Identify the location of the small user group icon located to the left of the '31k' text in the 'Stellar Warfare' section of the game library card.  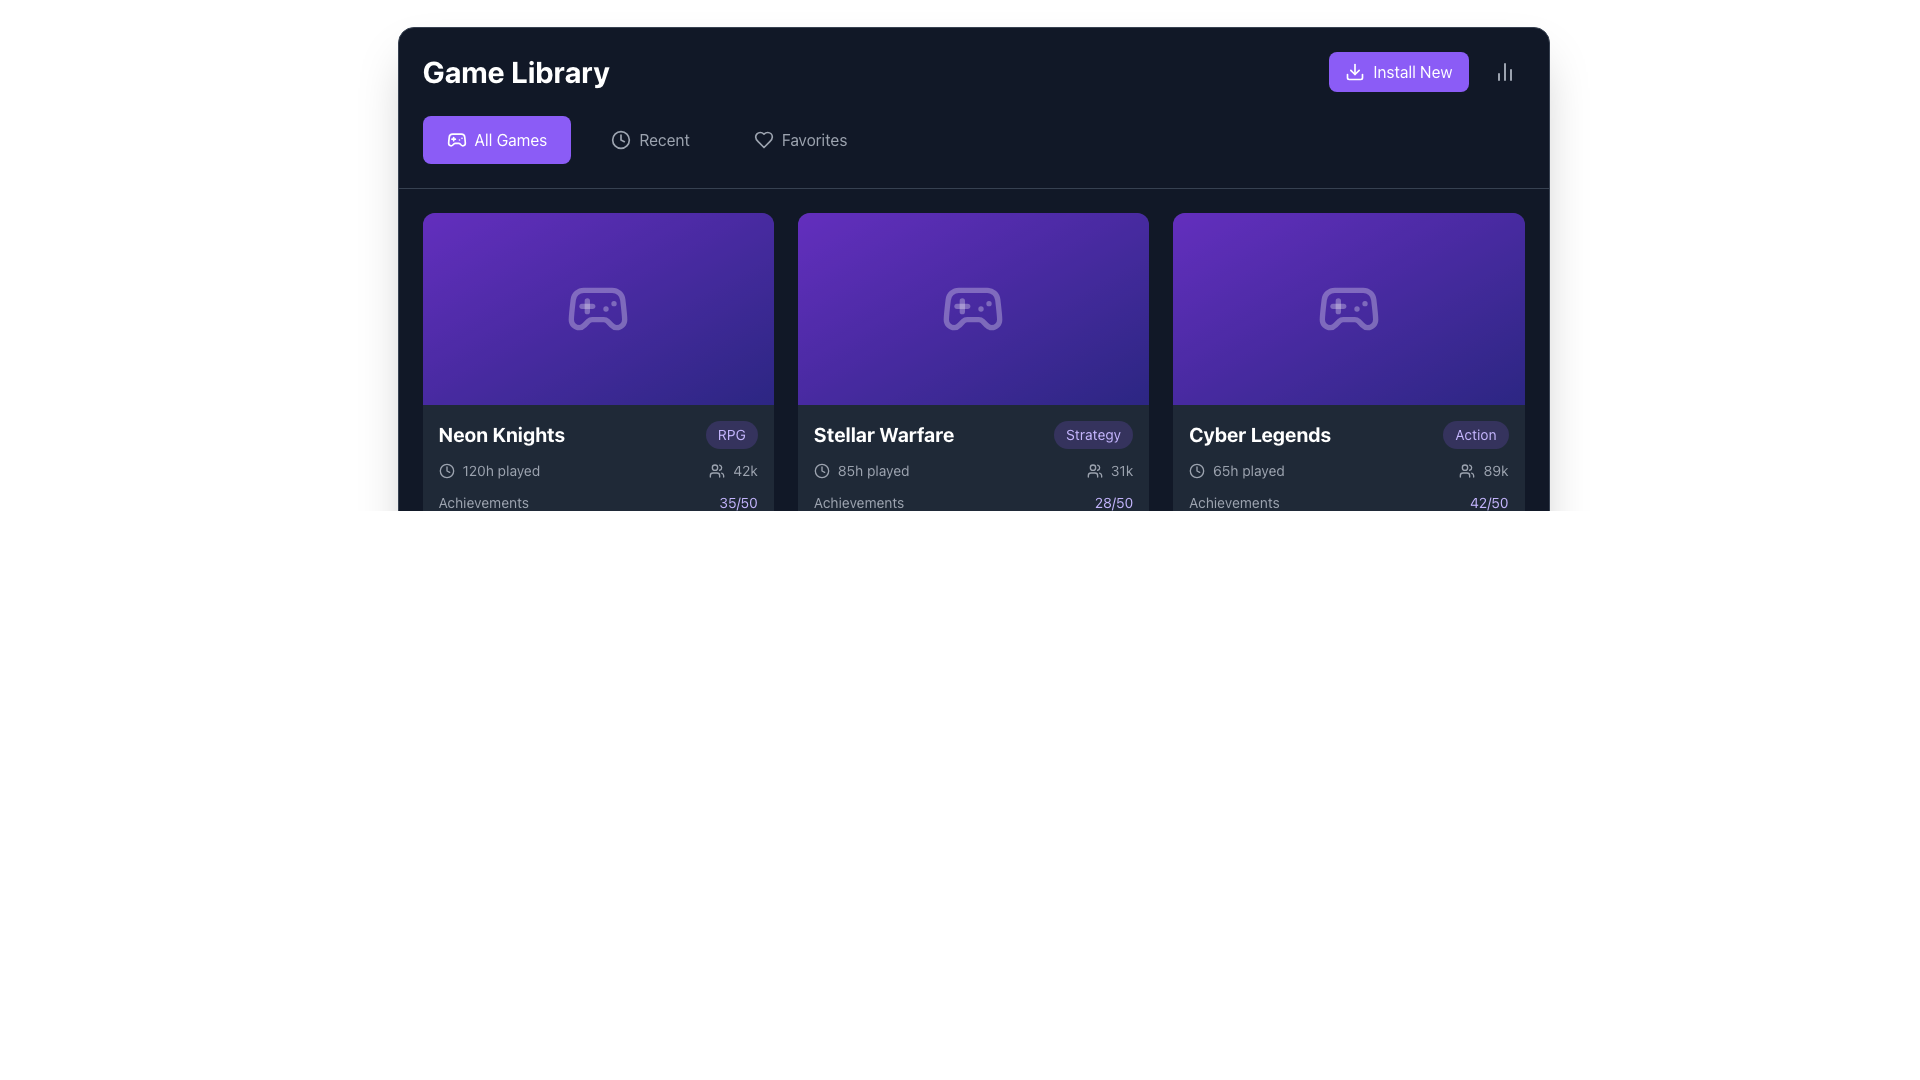
(1093, 470).